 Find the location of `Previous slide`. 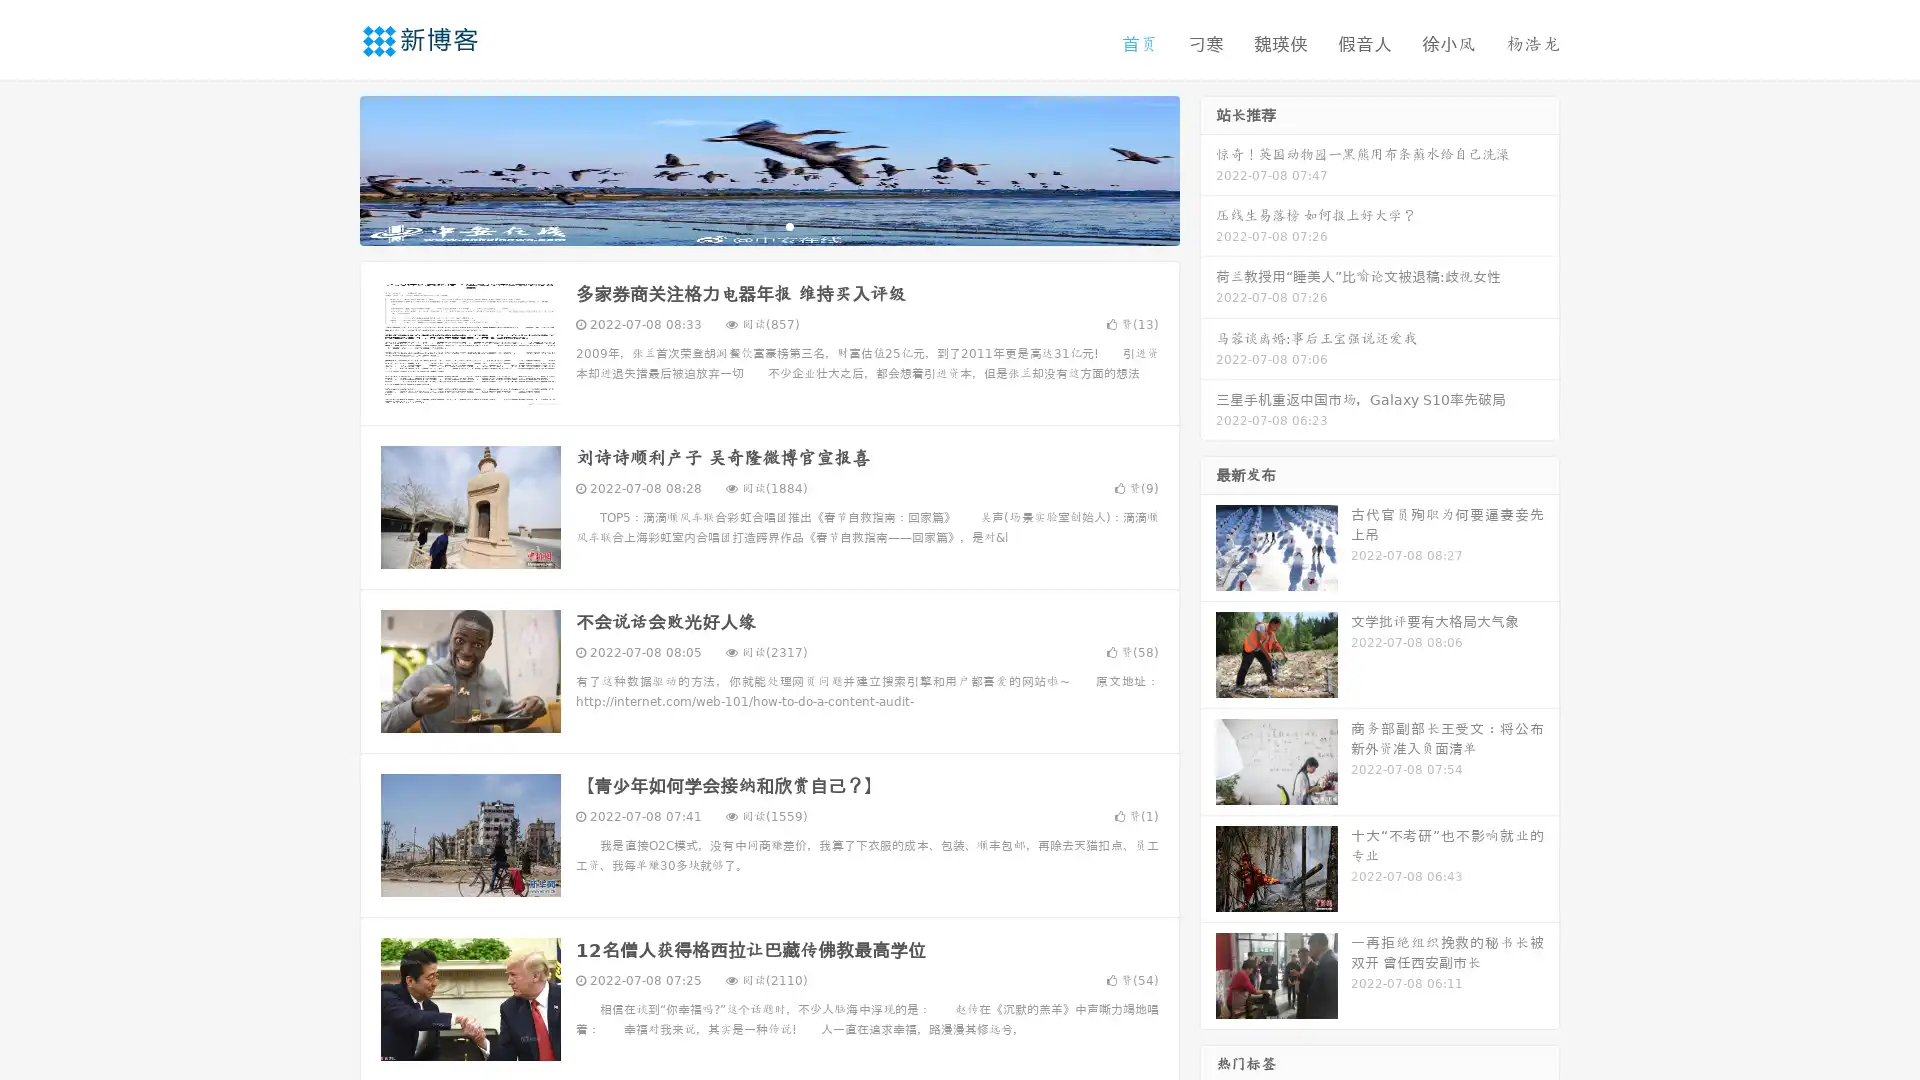

Previous slide is located at coordinates (330, 168).